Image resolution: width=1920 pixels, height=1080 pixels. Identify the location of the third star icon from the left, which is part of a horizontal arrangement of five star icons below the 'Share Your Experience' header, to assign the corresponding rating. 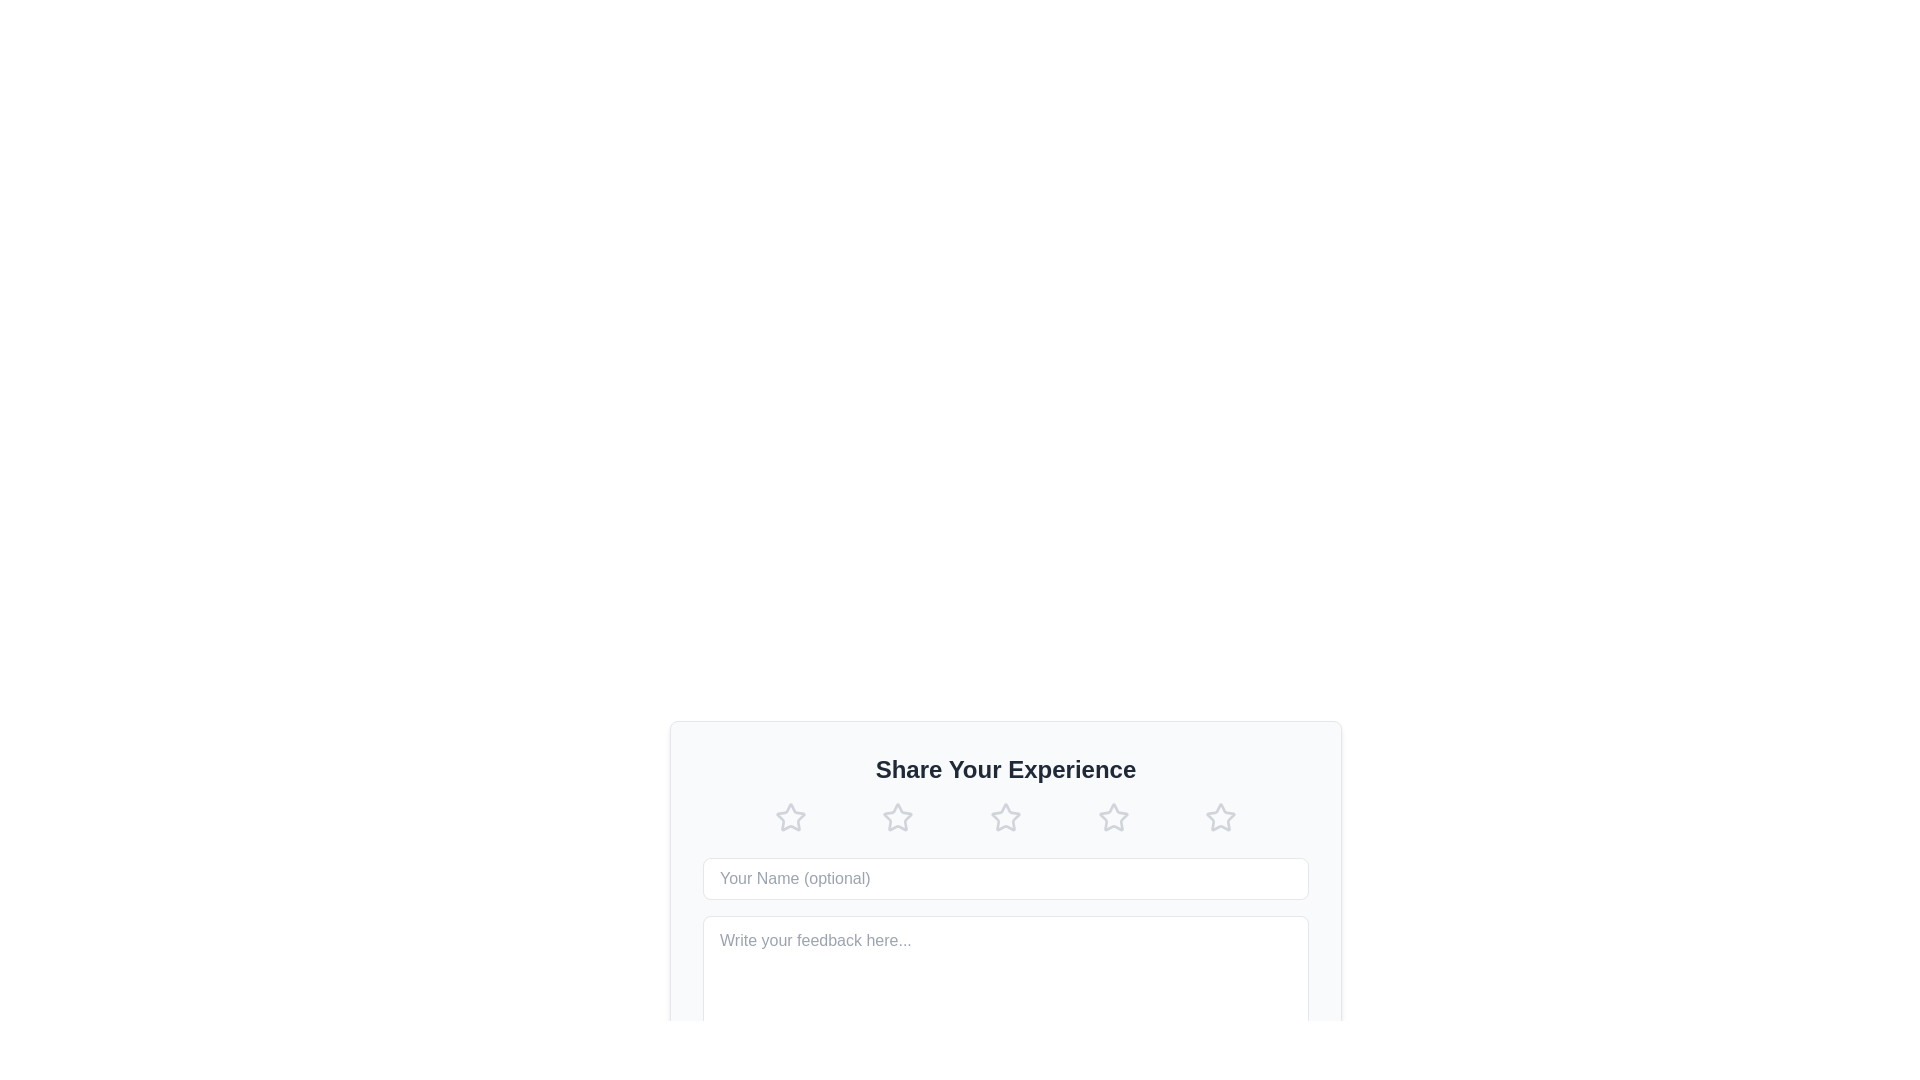
(1005, 817).